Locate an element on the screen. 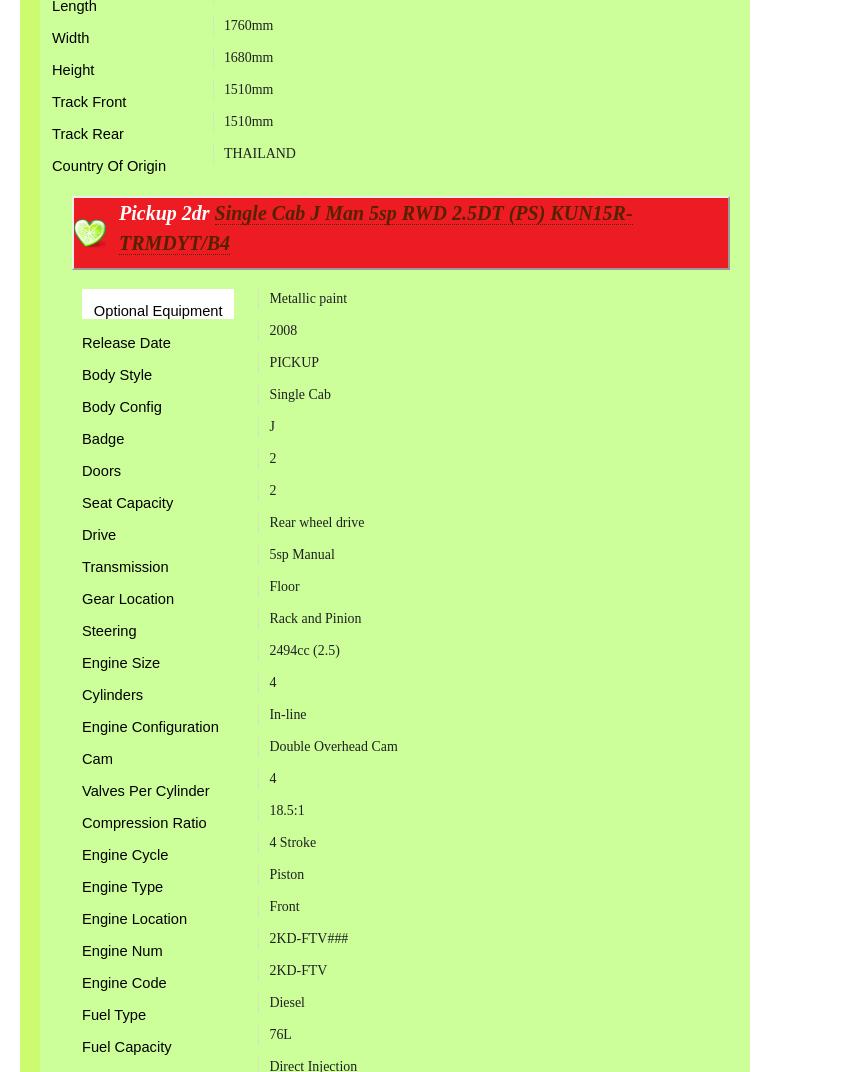  '4 Stroke' is located at coordinates (292, 840).